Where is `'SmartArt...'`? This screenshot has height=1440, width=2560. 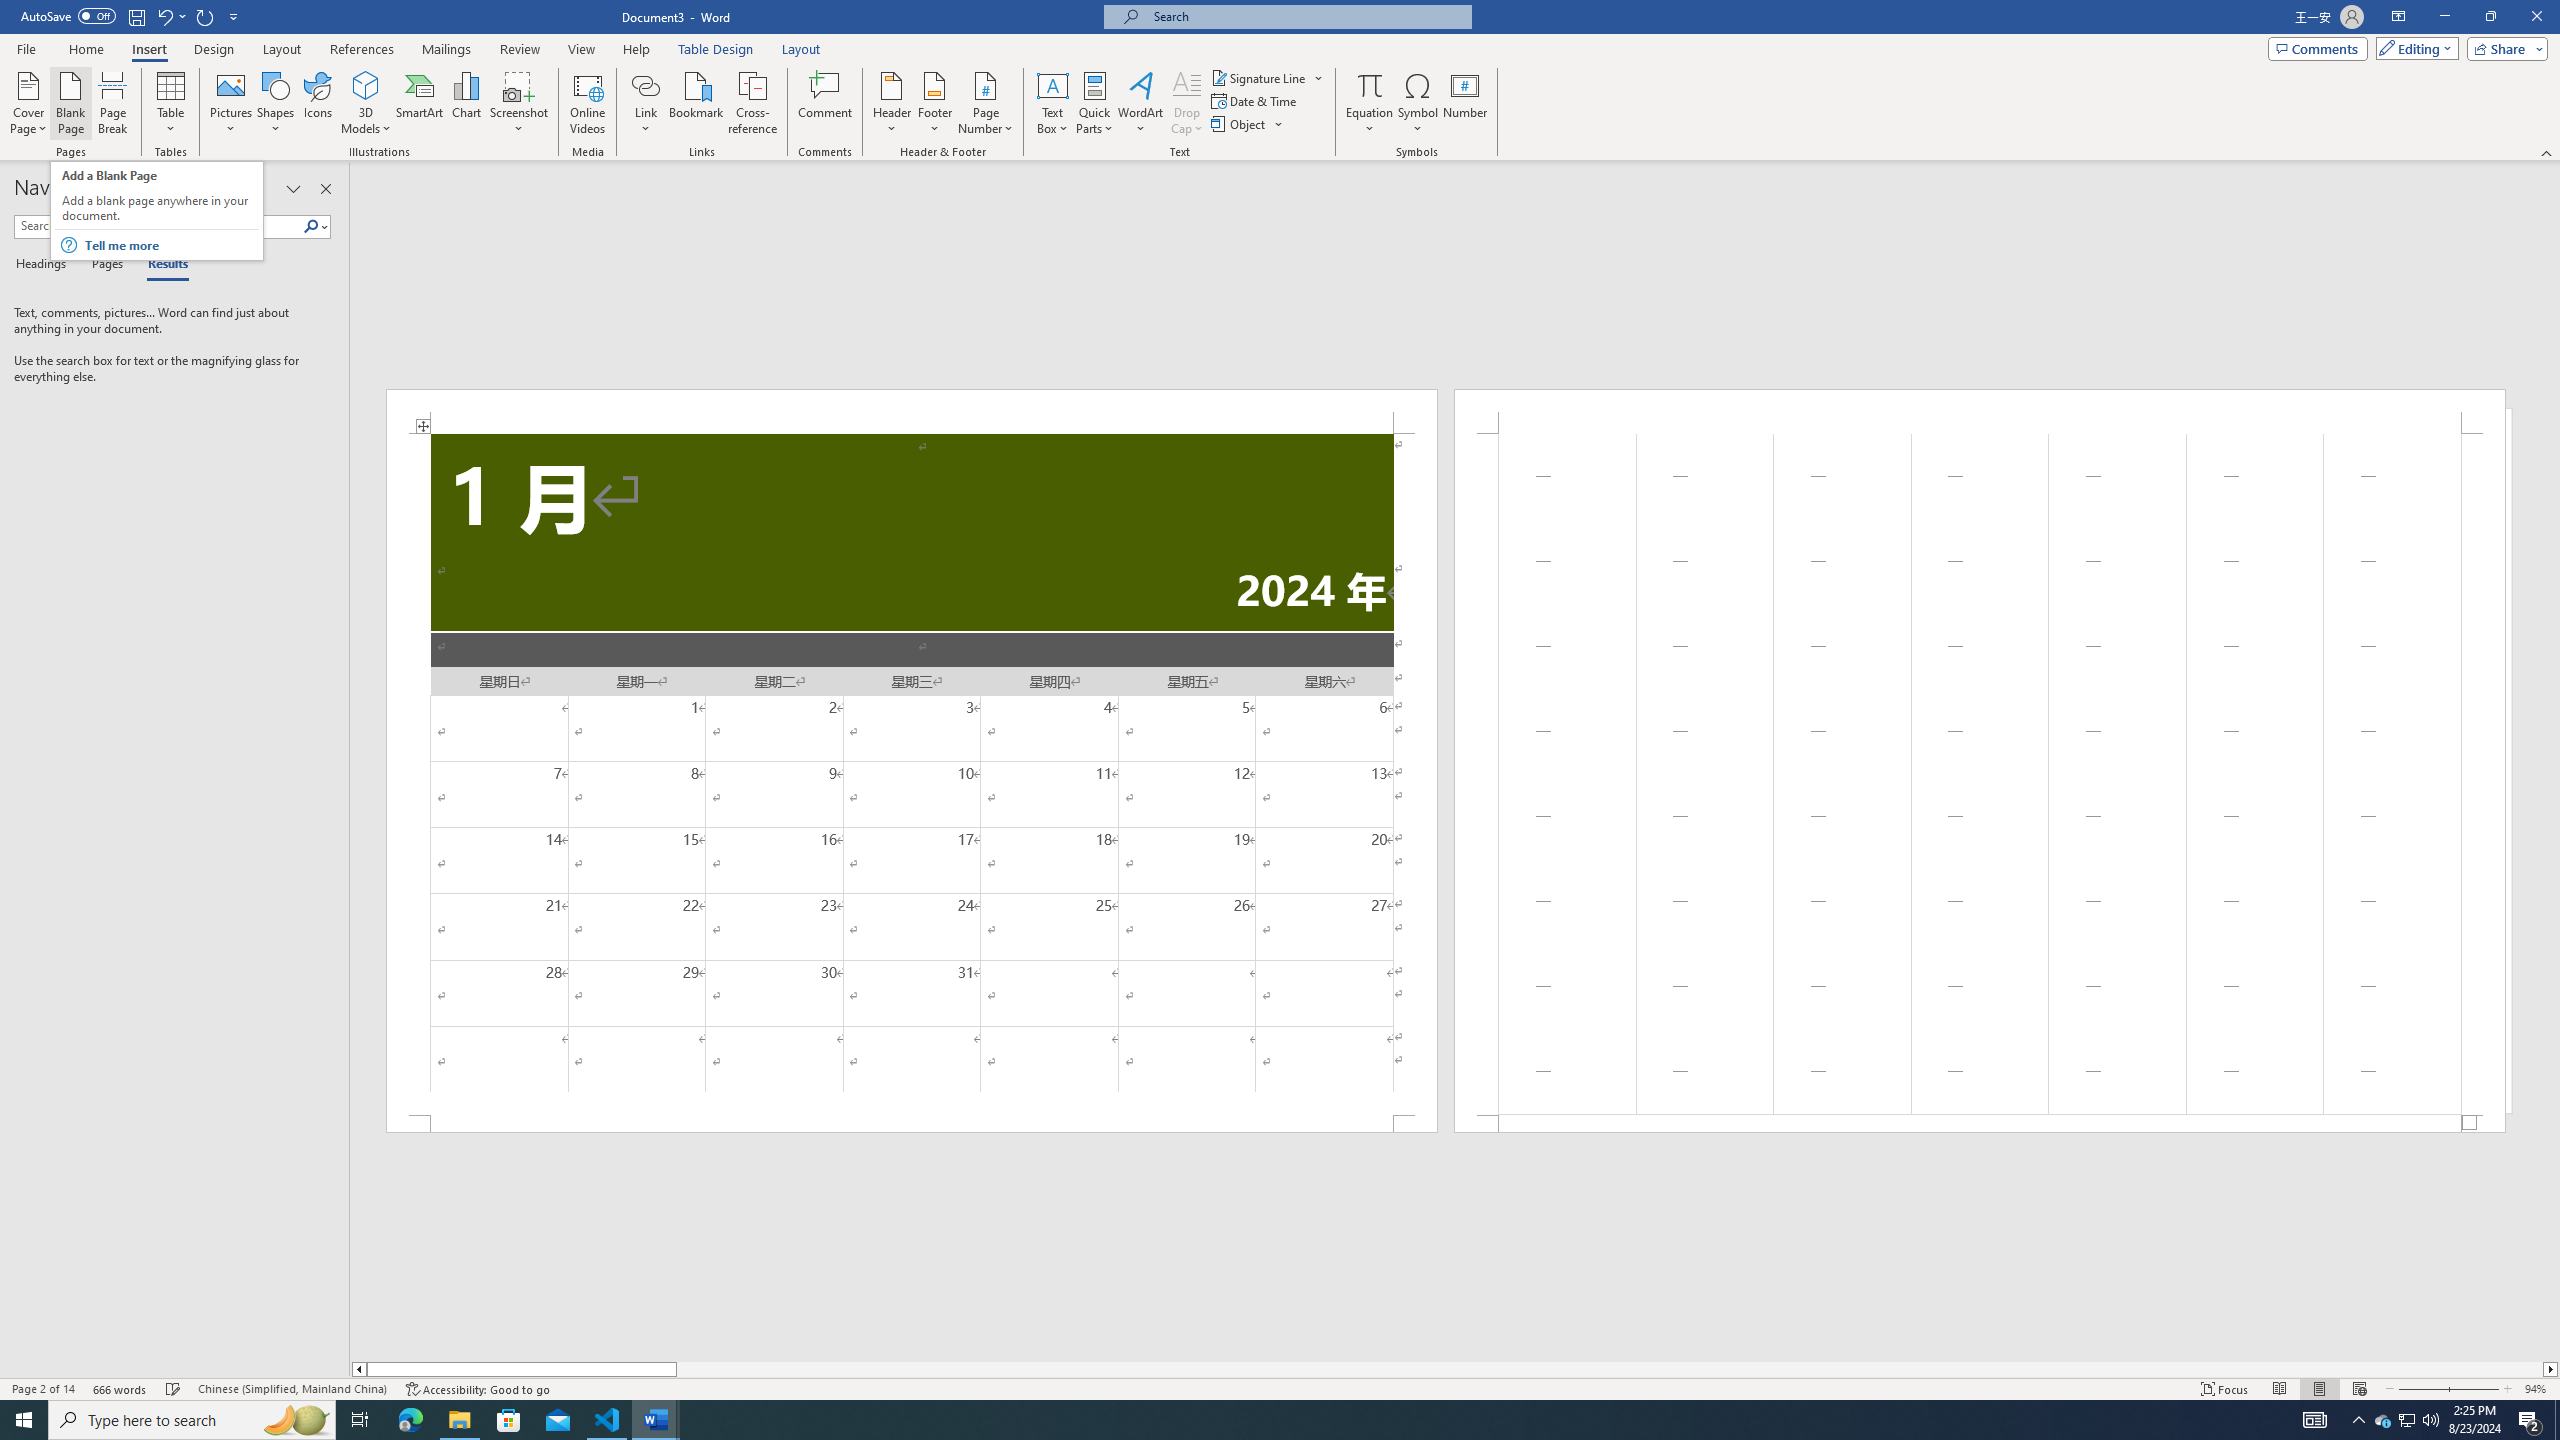
'SmartArt...' is located at coordinates (419, 103).